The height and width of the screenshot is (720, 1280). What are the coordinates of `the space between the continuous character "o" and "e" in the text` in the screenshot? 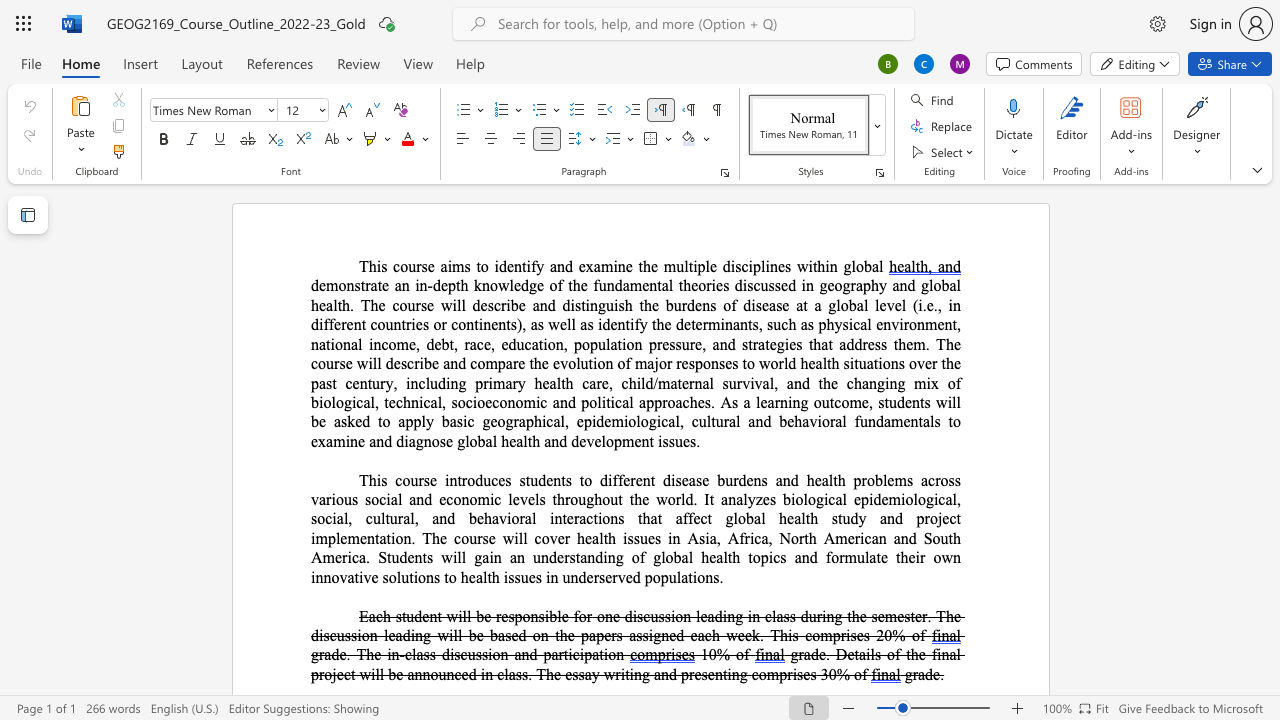 It's located at (484, 402).